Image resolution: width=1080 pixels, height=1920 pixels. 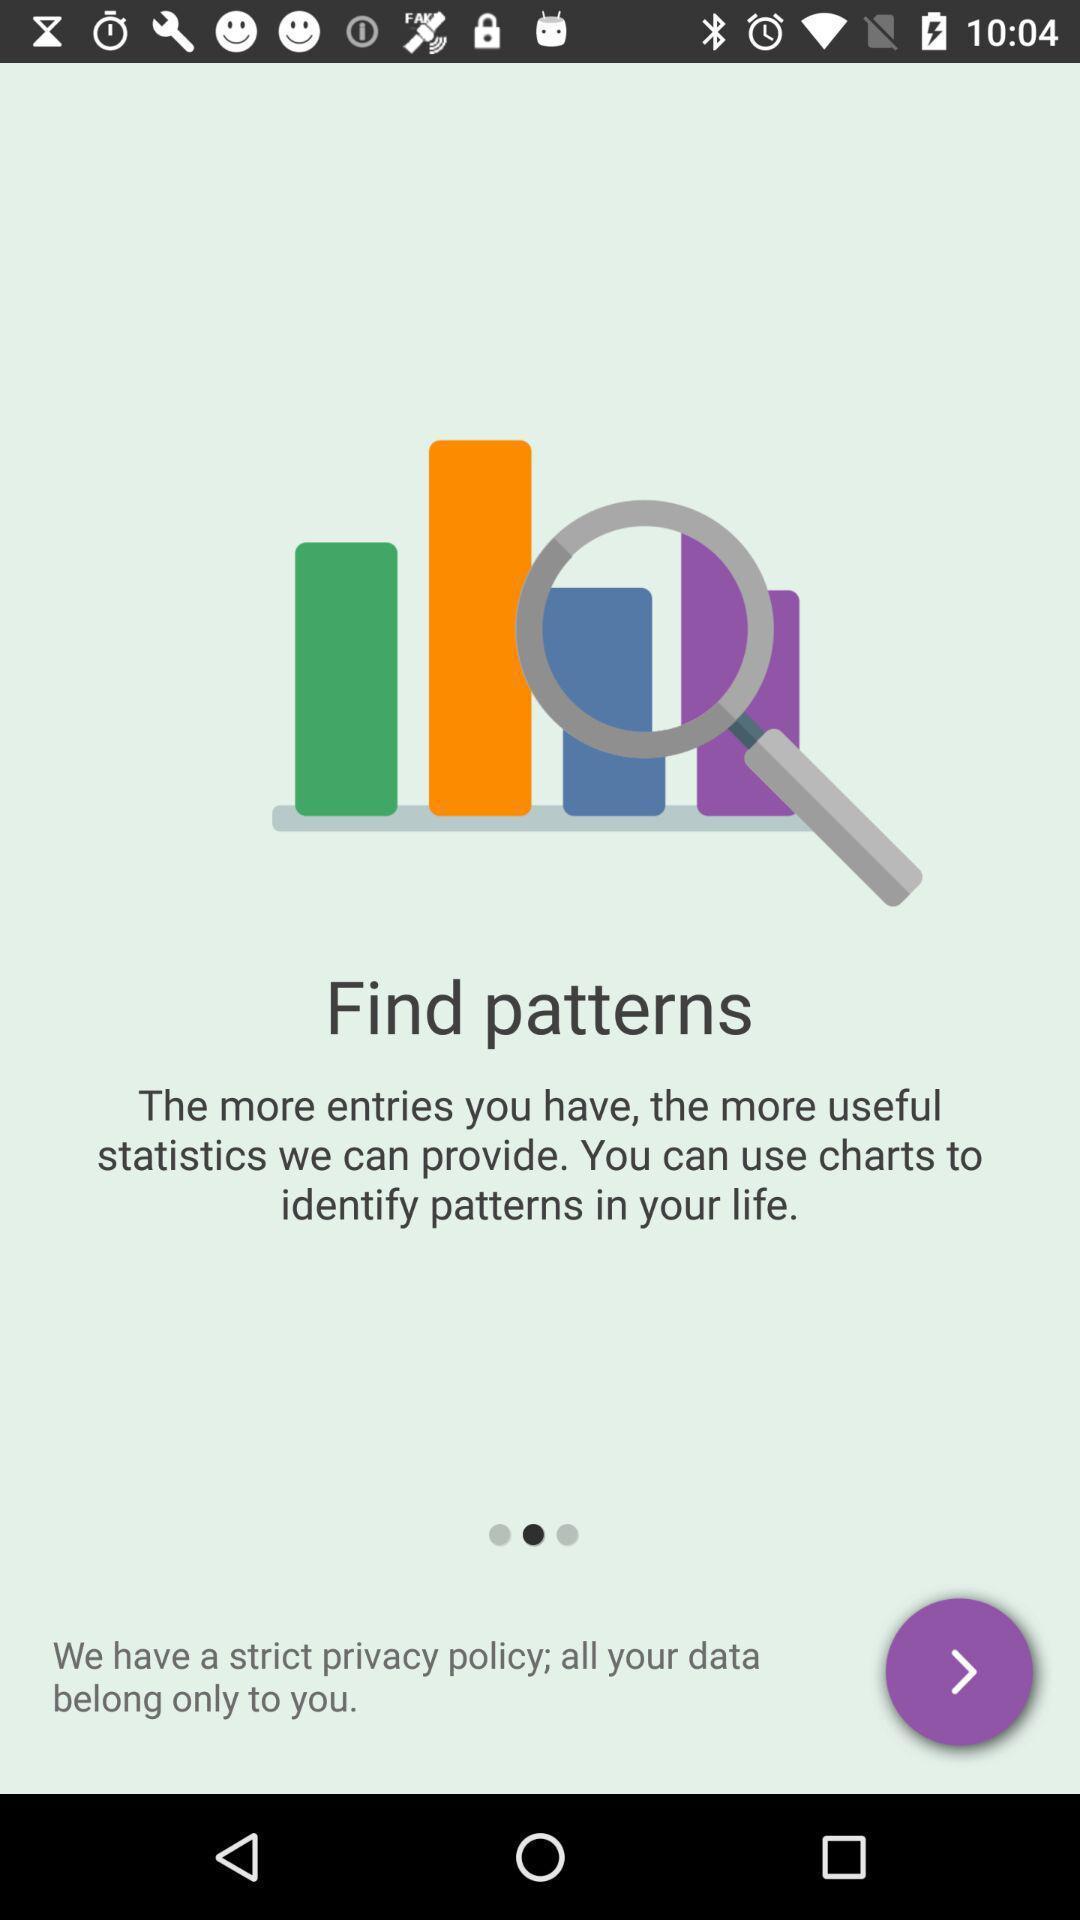 What do you see at coordinates (960, 1675) in the screenshot?
I see `privacy policy` at bounding box center [960, 1675].